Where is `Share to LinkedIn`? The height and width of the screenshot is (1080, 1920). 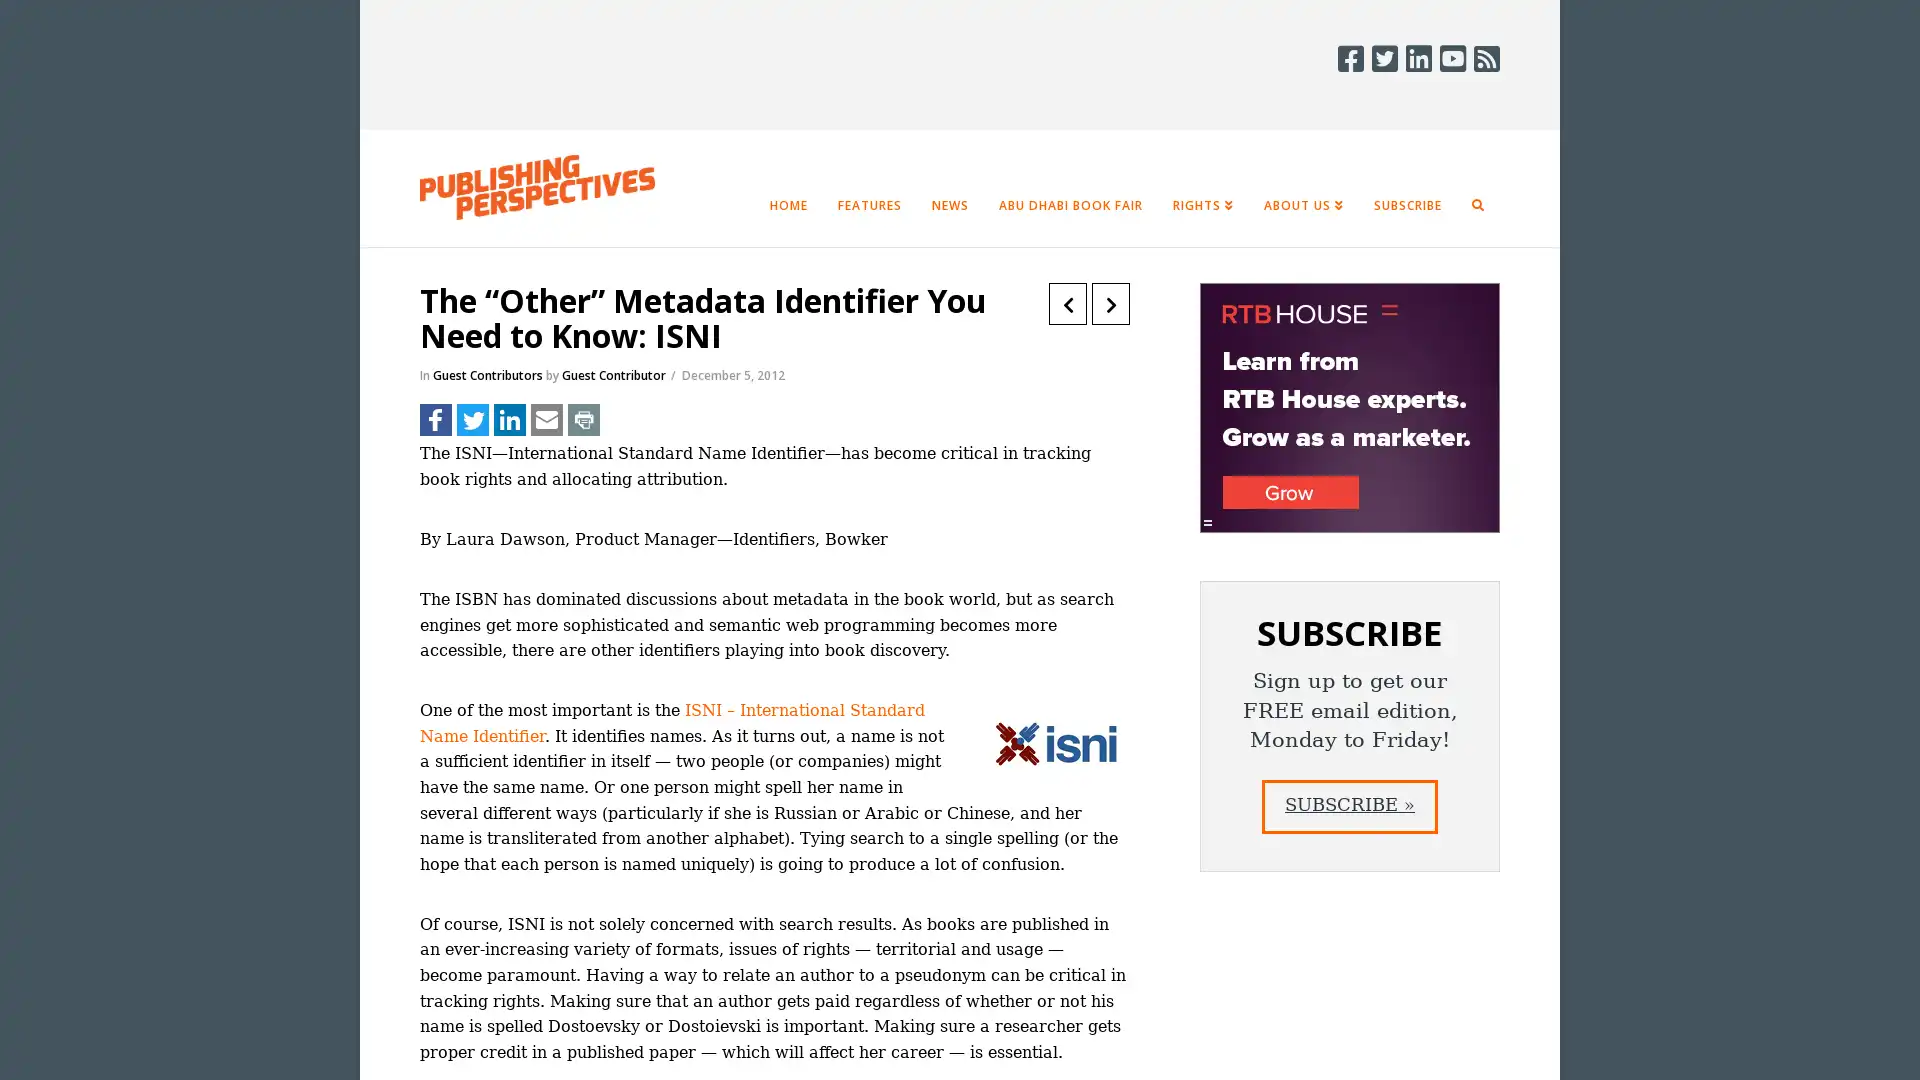
Share to LinkedIn is located at coordinates (509, 419).